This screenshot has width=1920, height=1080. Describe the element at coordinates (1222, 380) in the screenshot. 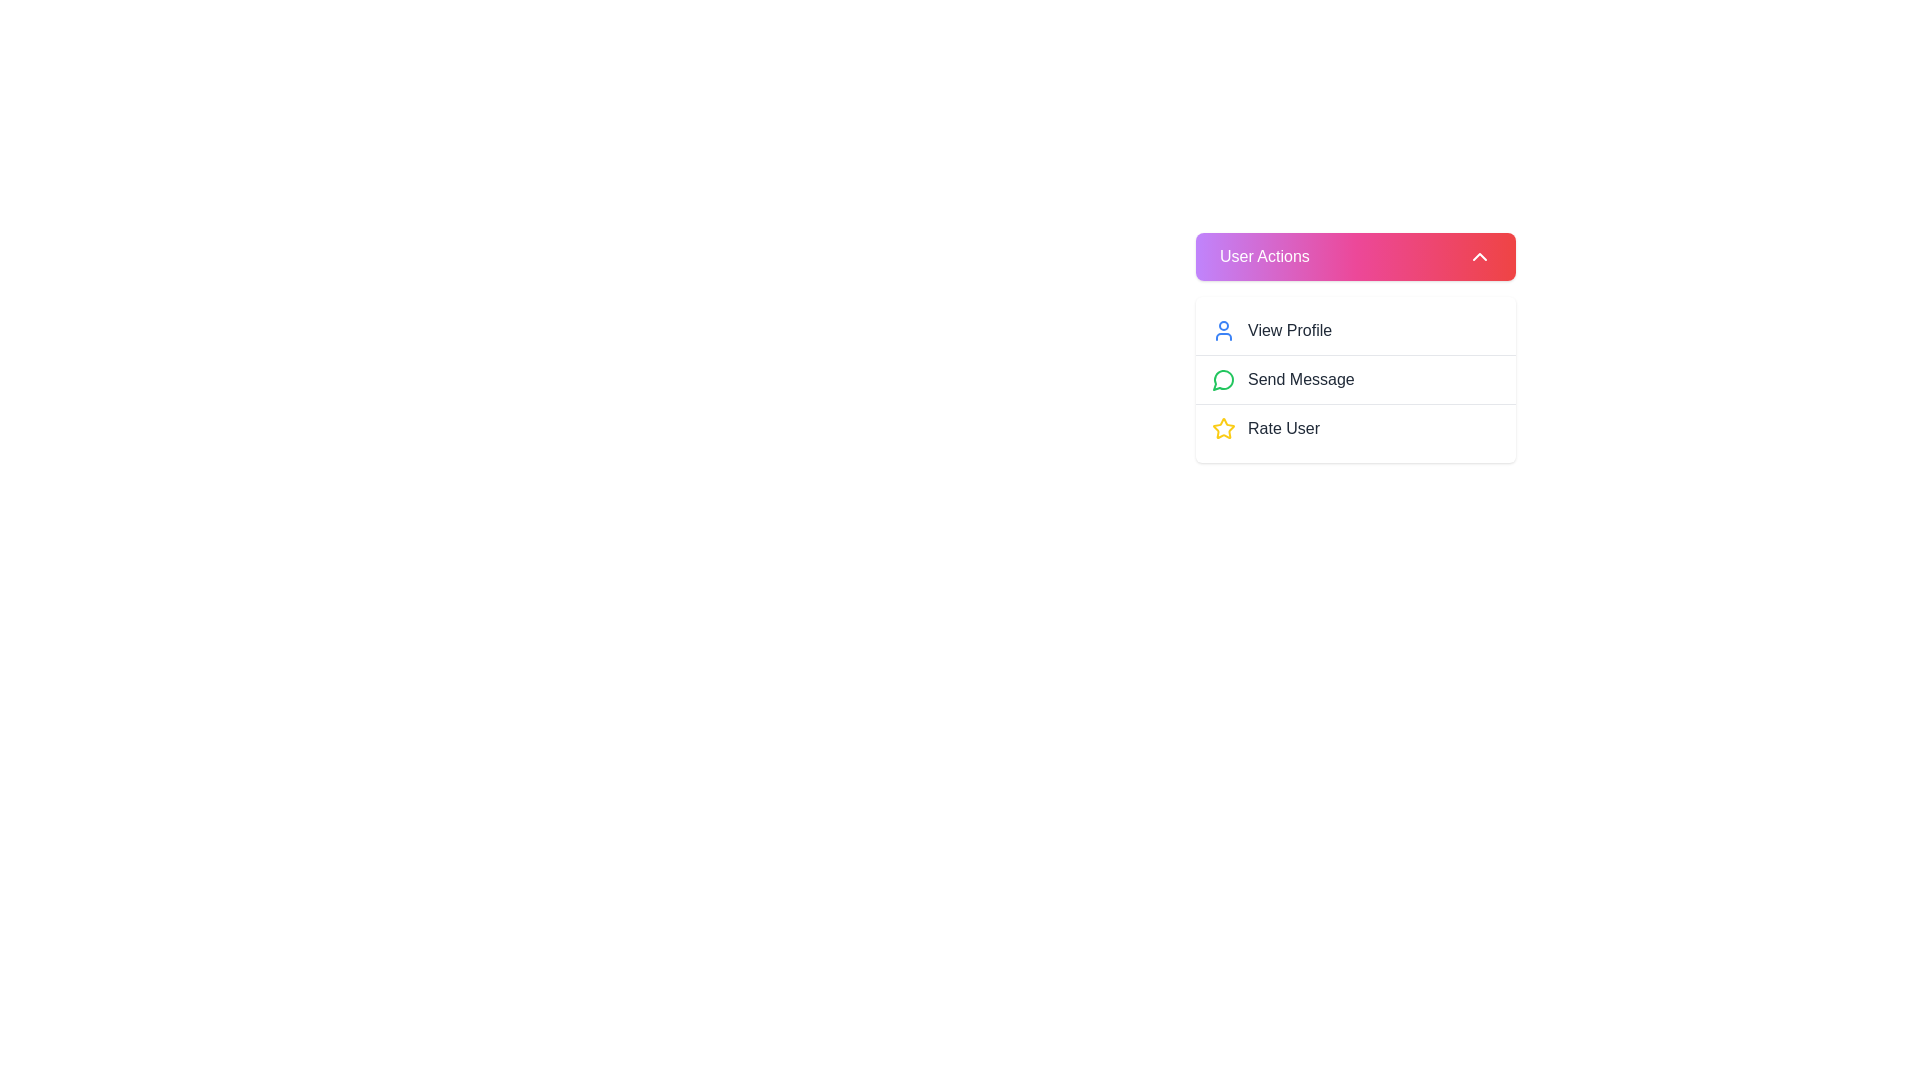

I see `the circular chat bubble icon with a green border in the second row of the action list under 'User Actions', associated with the 'Send Message' option` at that location.